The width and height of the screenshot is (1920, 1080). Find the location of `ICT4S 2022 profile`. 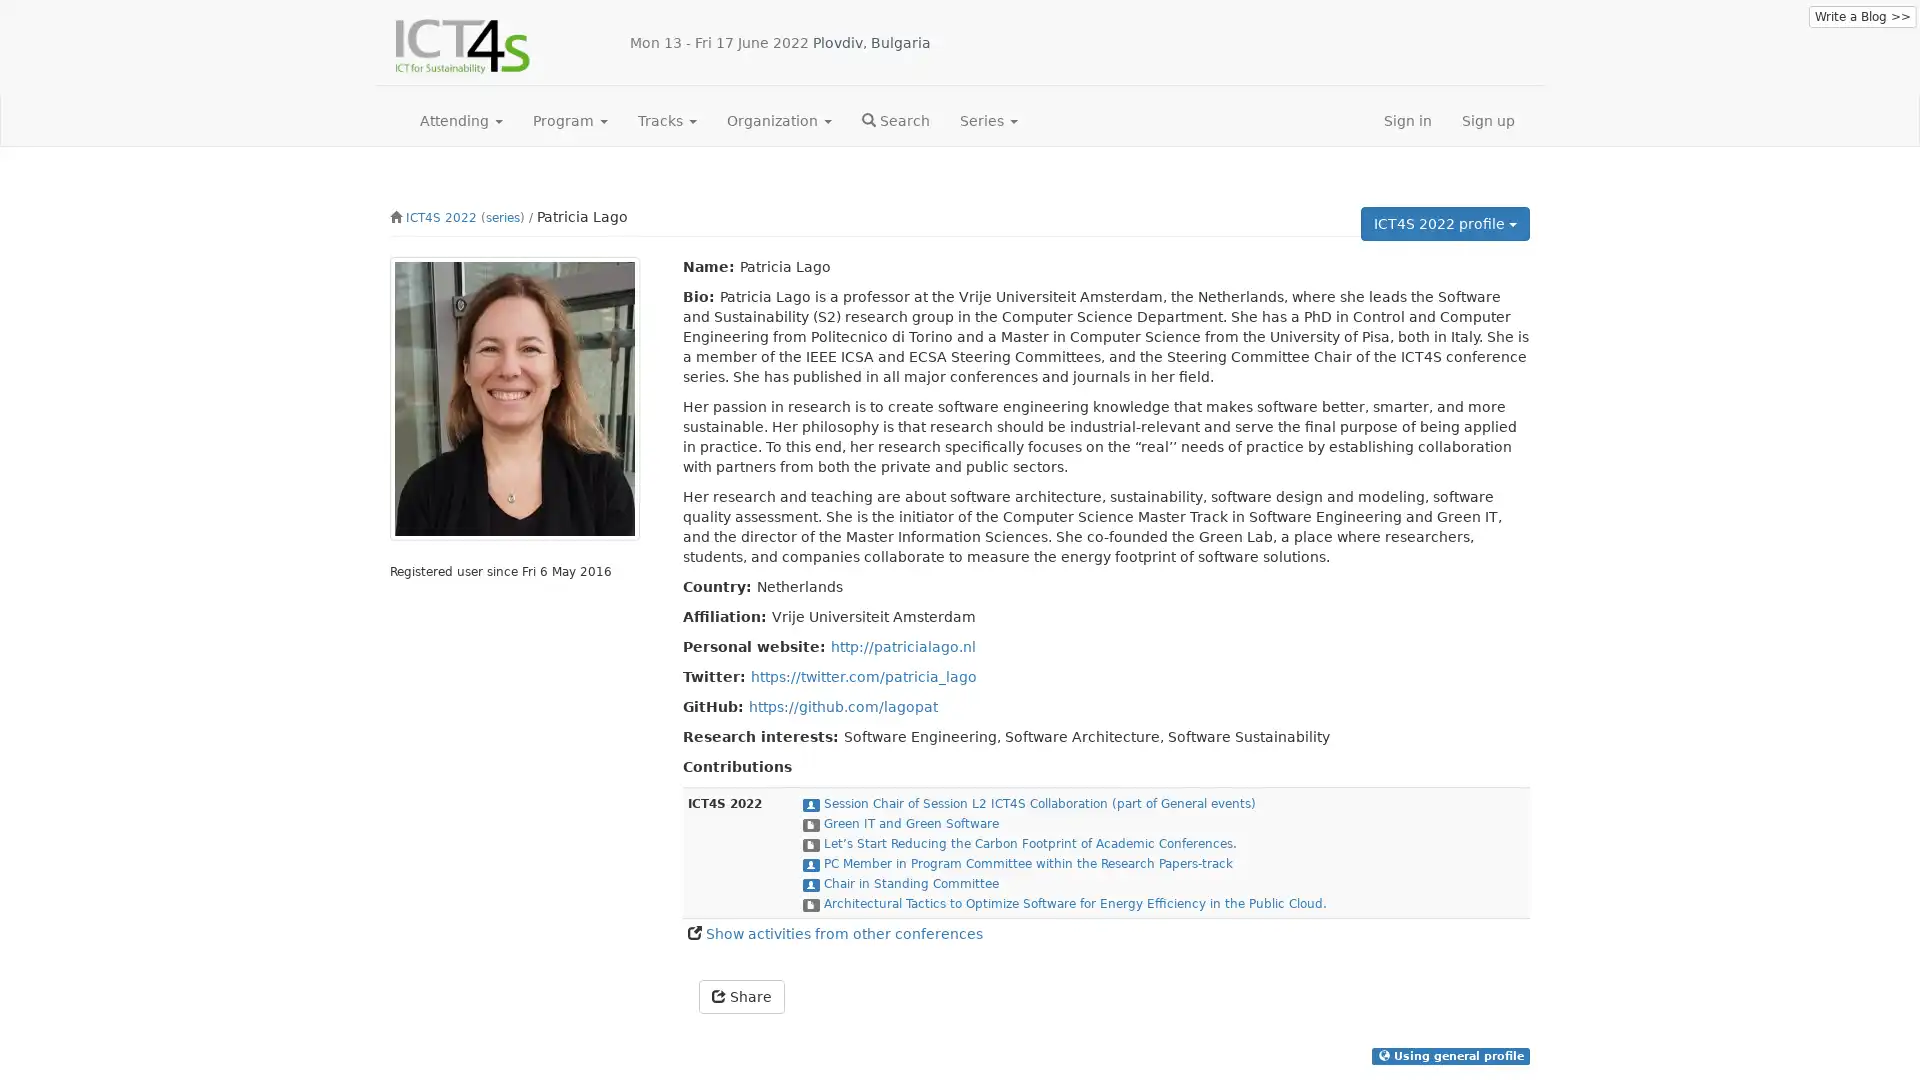

ICT4S 2022 profile is located at coordinates (1445, 223).